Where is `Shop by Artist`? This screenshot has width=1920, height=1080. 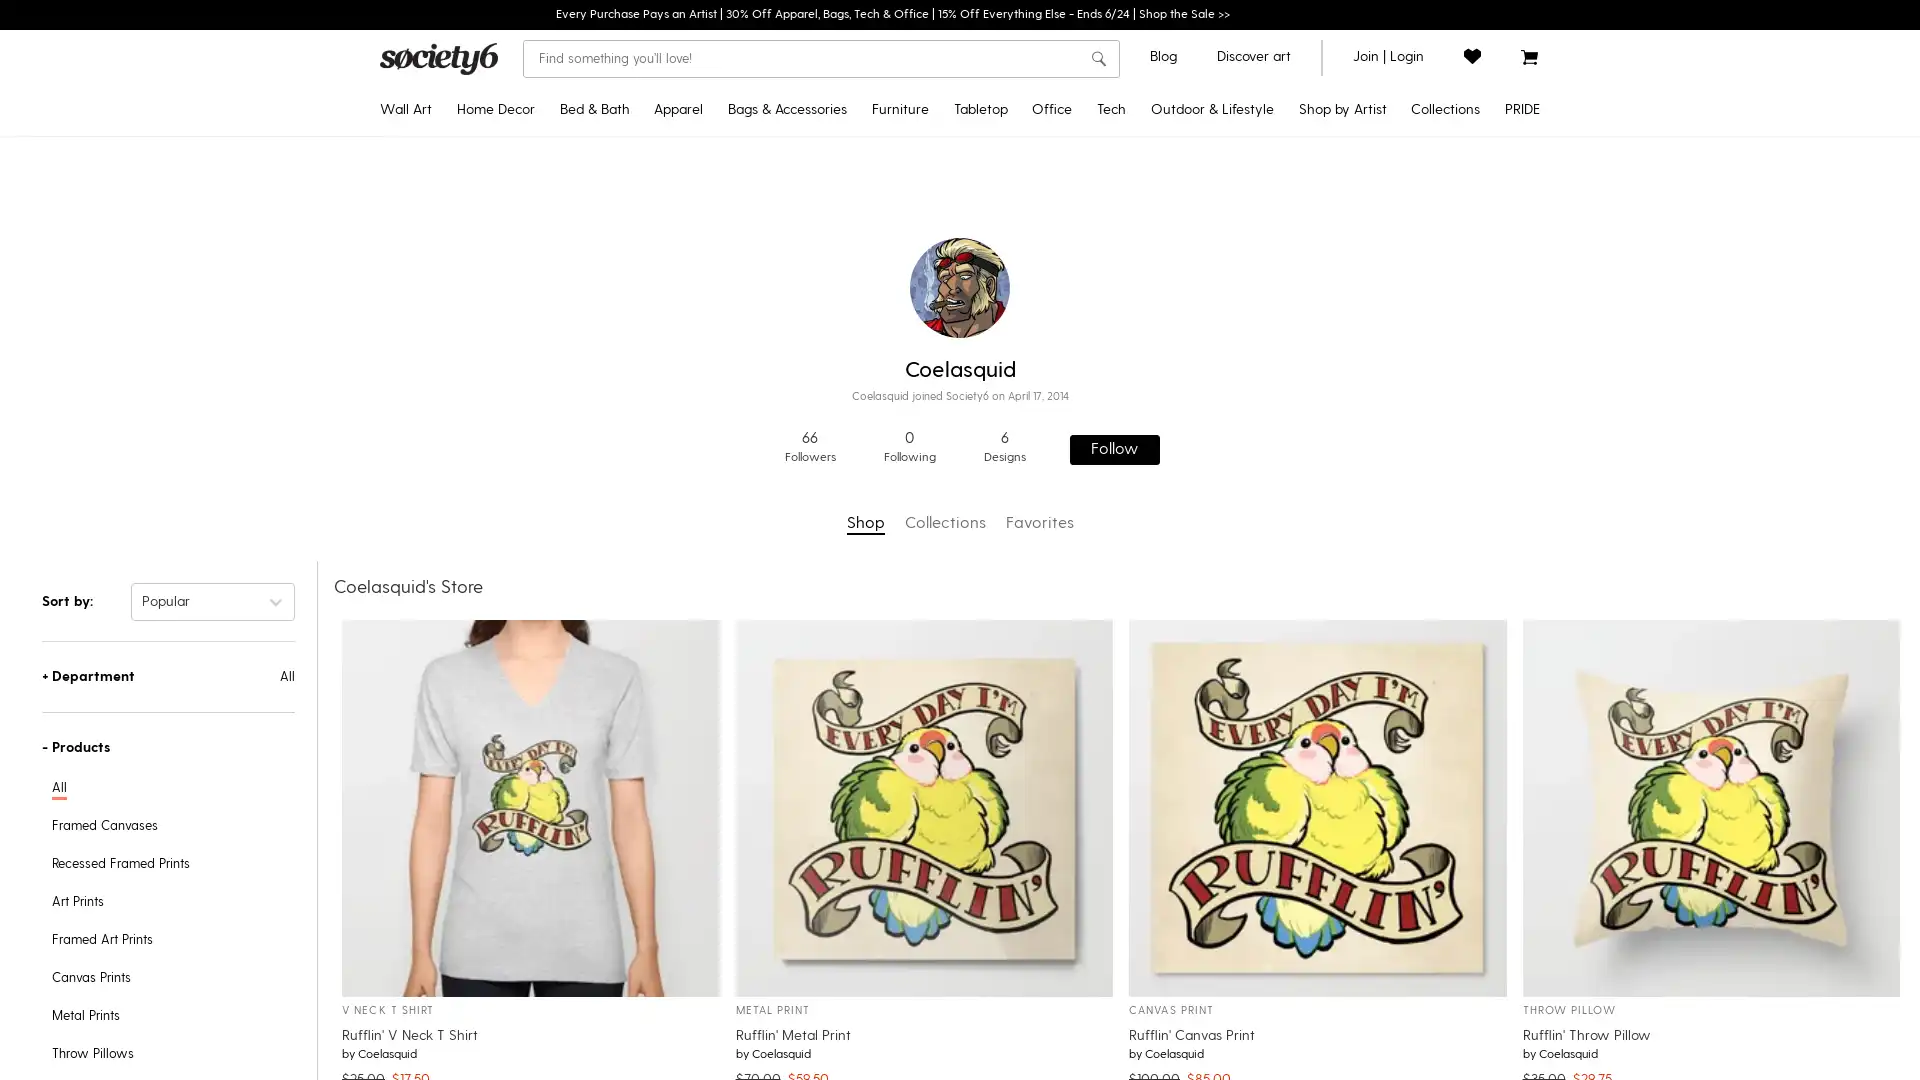
Shop by Artist is located at coordinates (1288, 450).